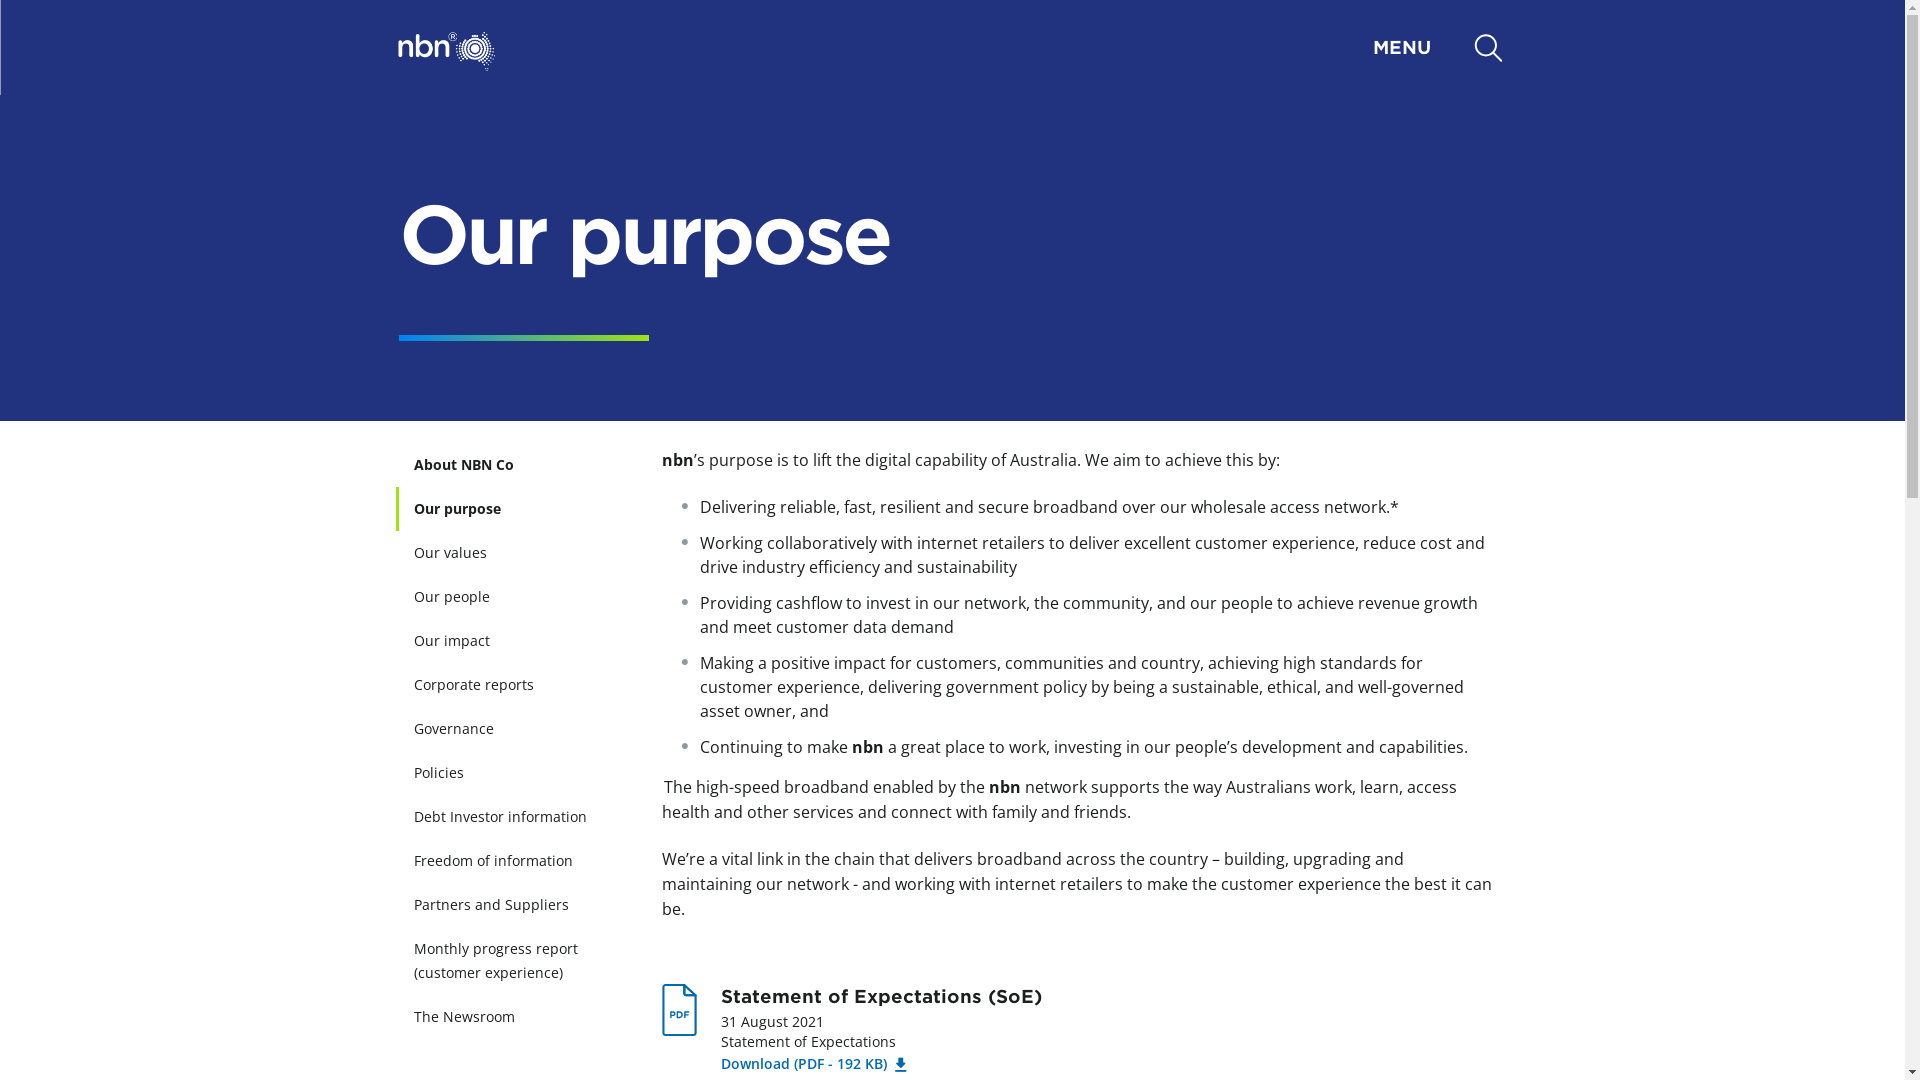  What do you see at coordinates (512, 640) in the screenshot?
I see `'Our impact'` at bounding box center [512, 640].